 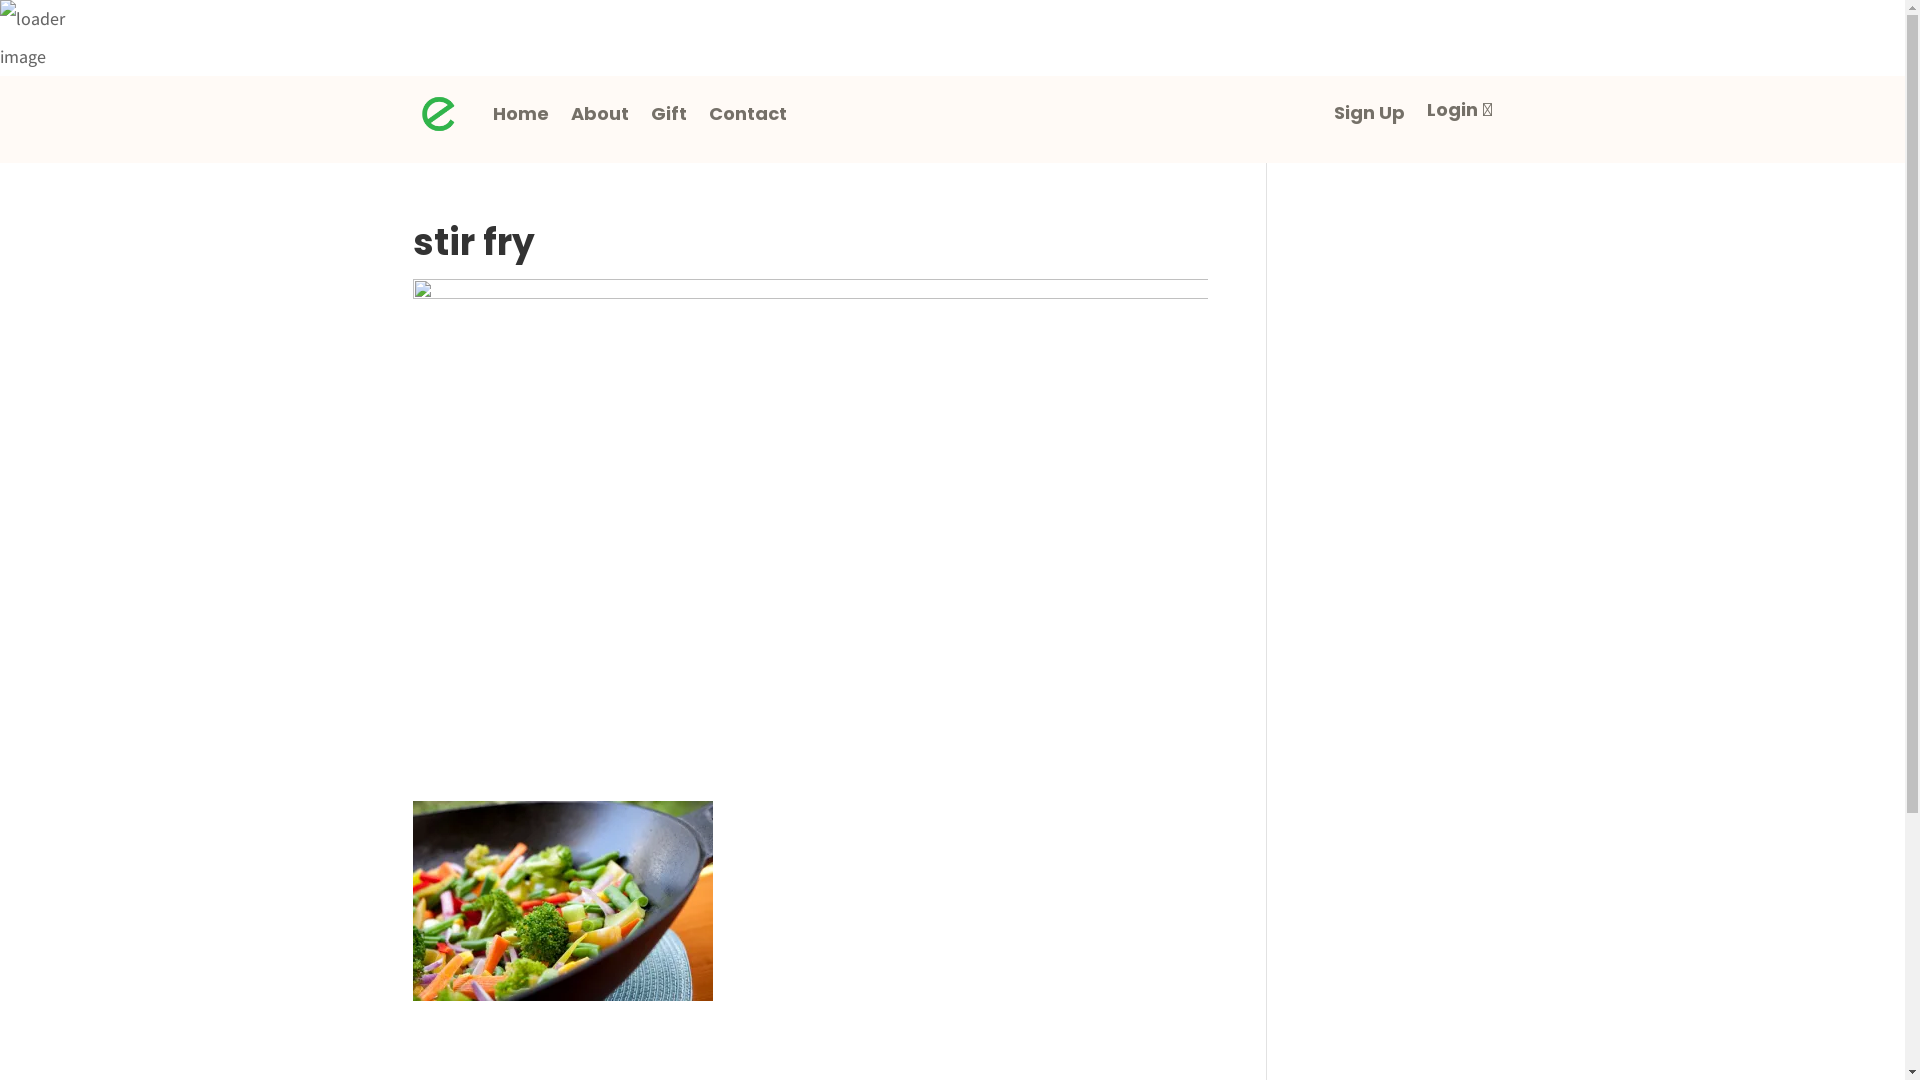 What do you see at coordinates (746, 114) in the screenshot?
I see `'Contact'` at bounding box center [746, 114].